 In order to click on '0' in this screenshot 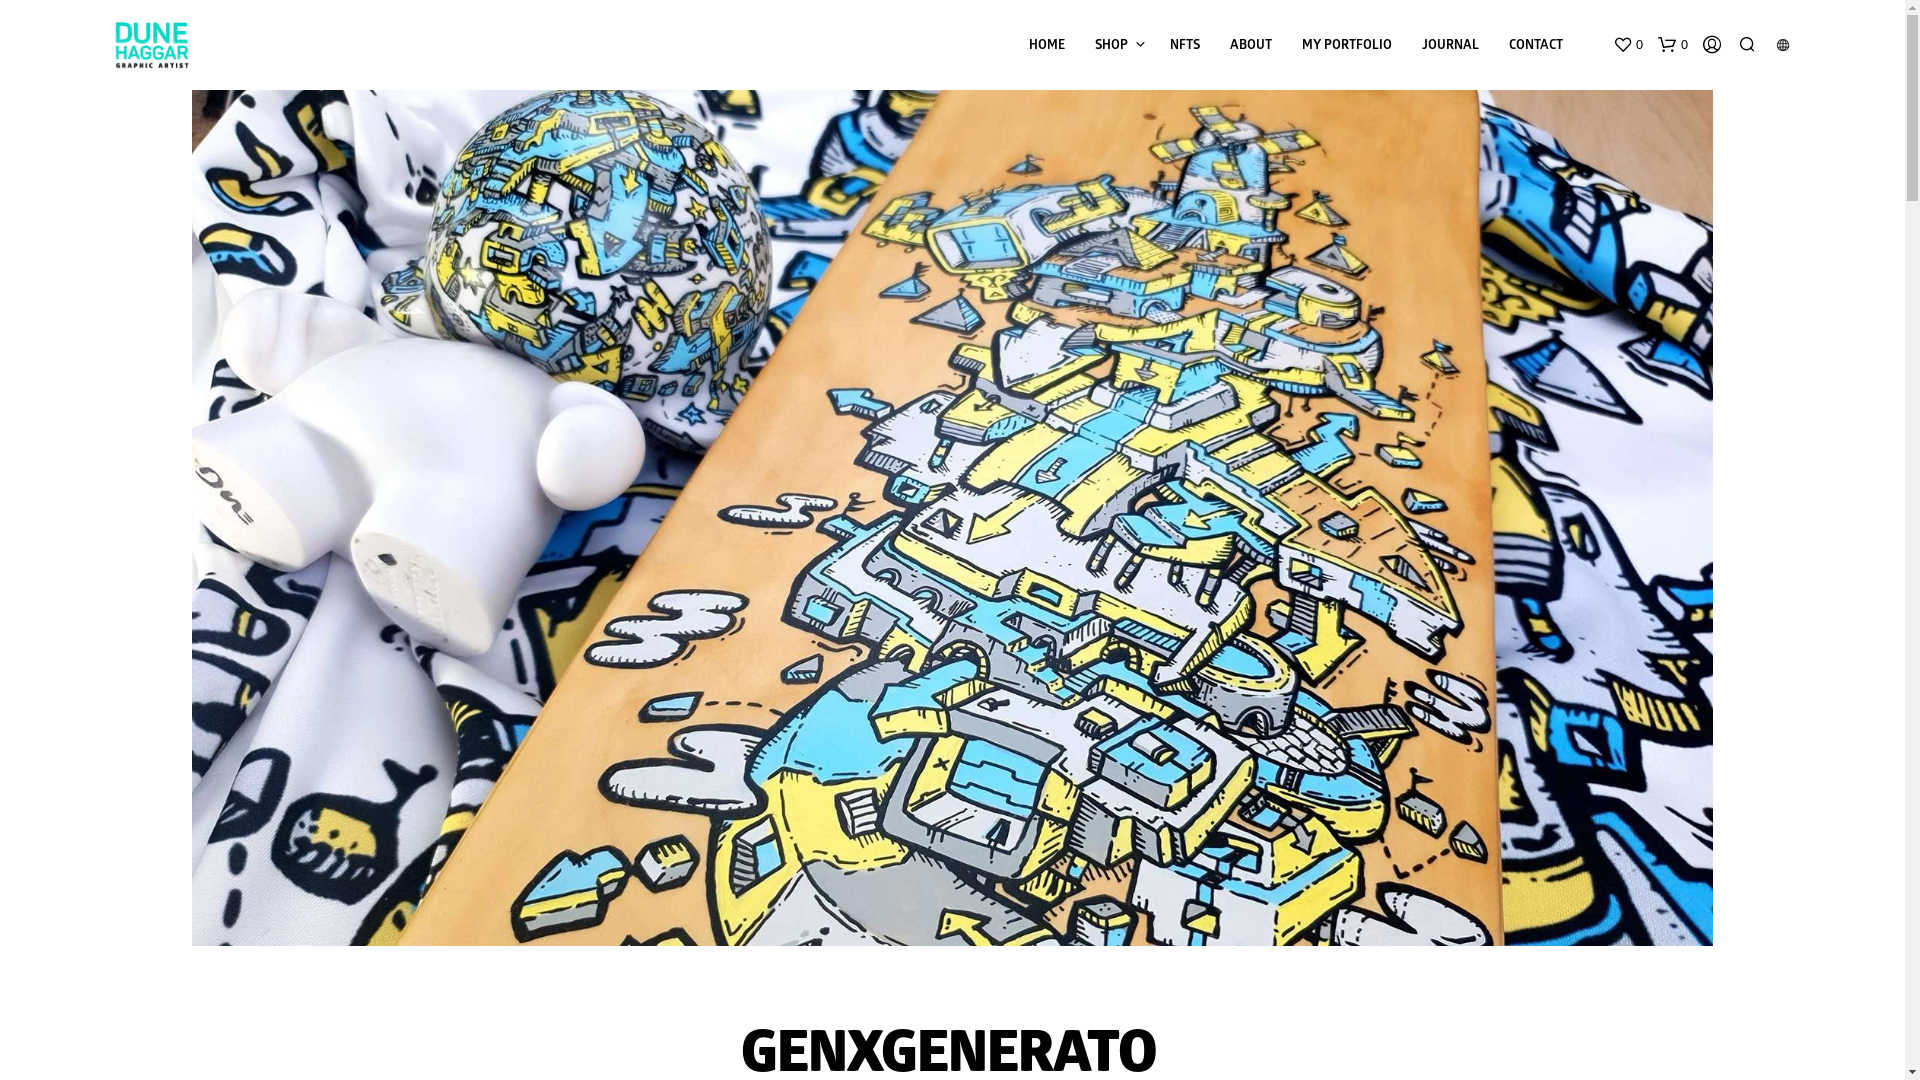, I will do `click(1627, 45)`.